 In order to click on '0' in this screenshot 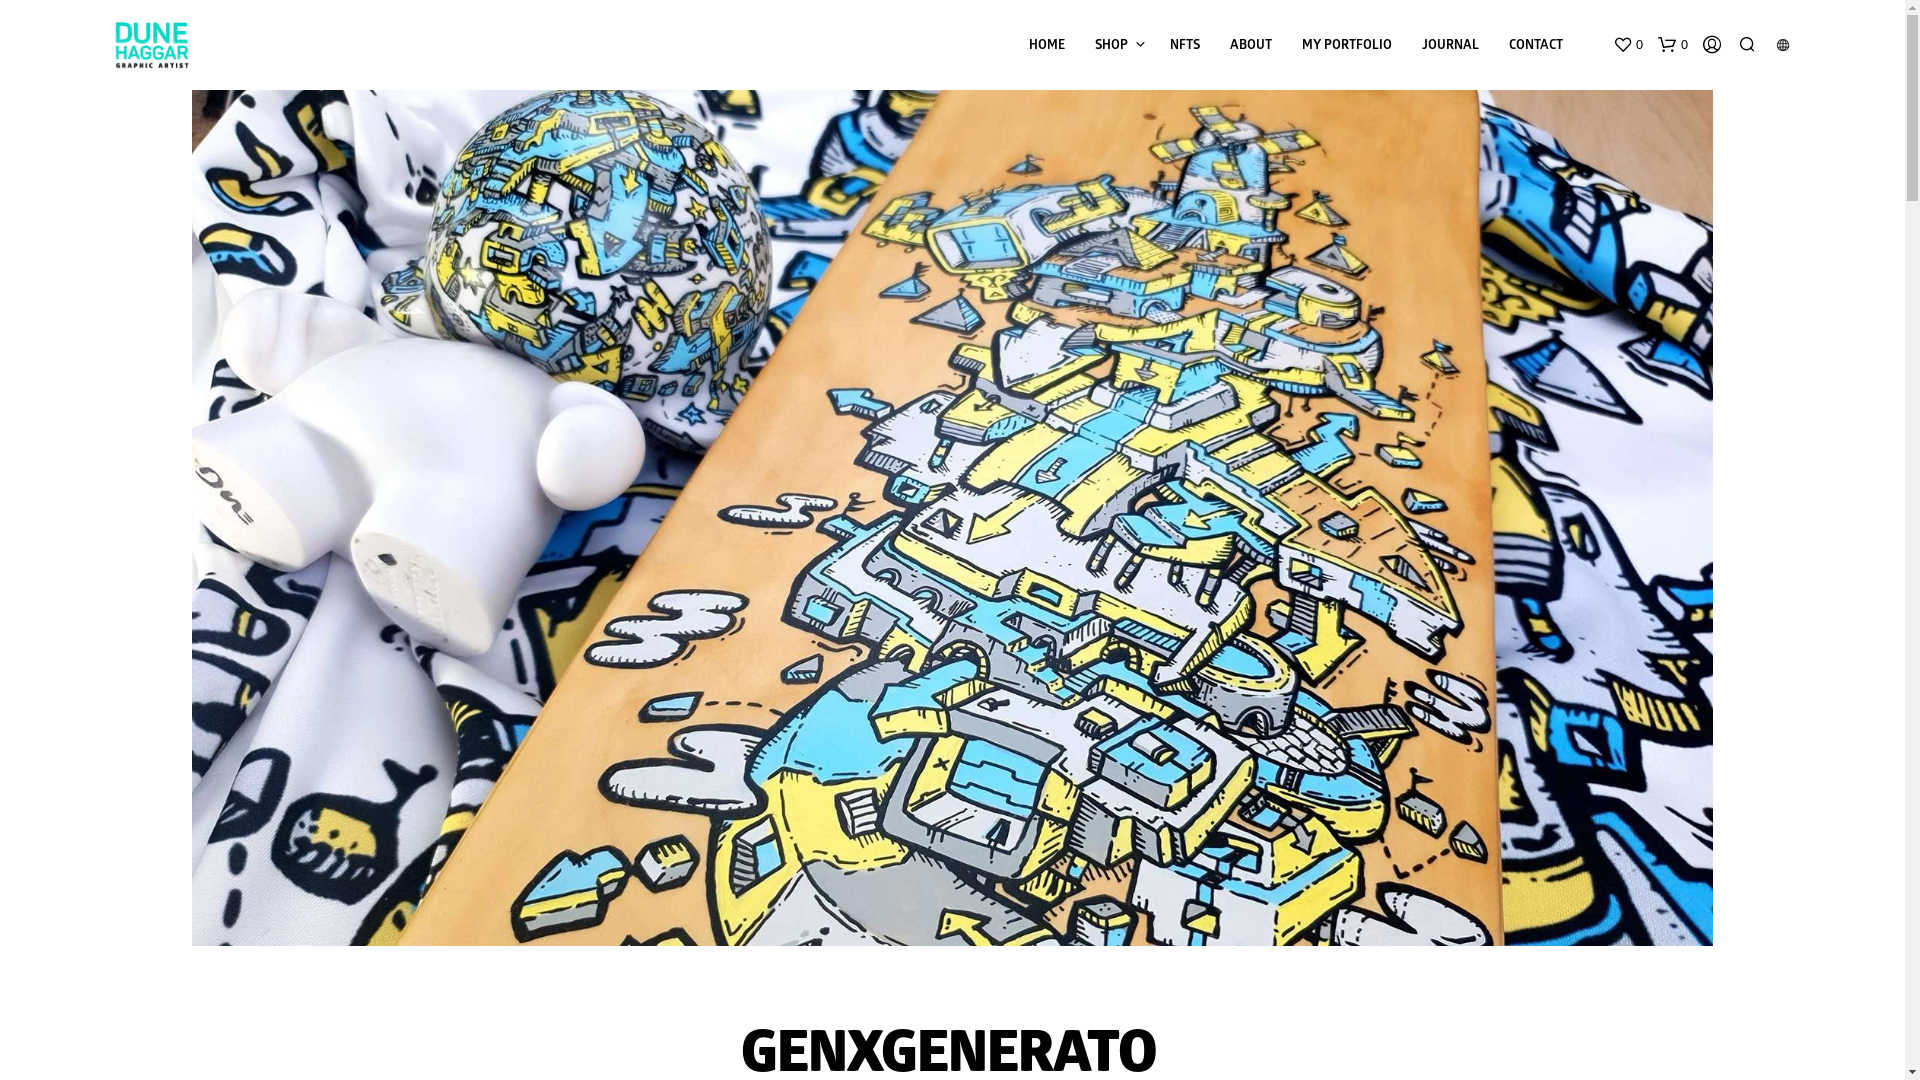, I will do `click(1627, 45)`.